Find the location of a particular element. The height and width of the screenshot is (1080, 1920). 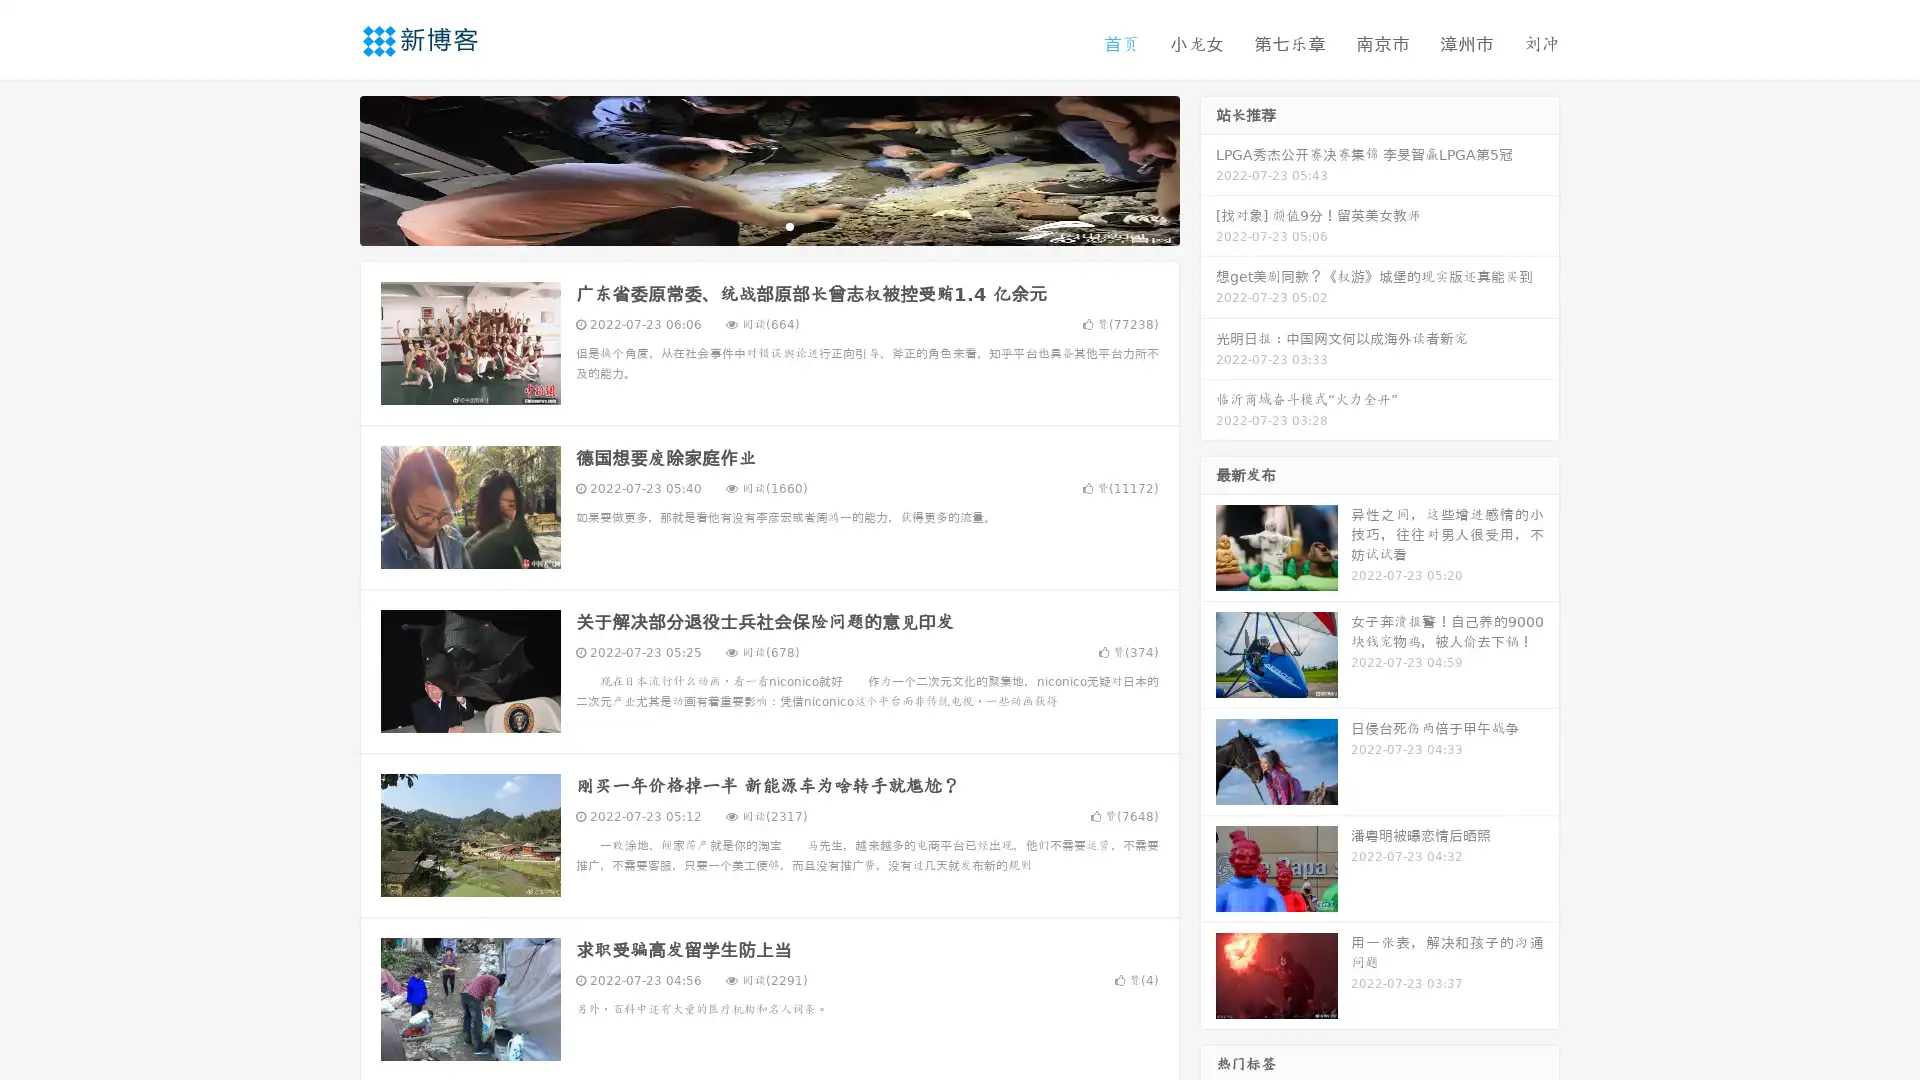

Next slide is located at coordinates (1208, 168).